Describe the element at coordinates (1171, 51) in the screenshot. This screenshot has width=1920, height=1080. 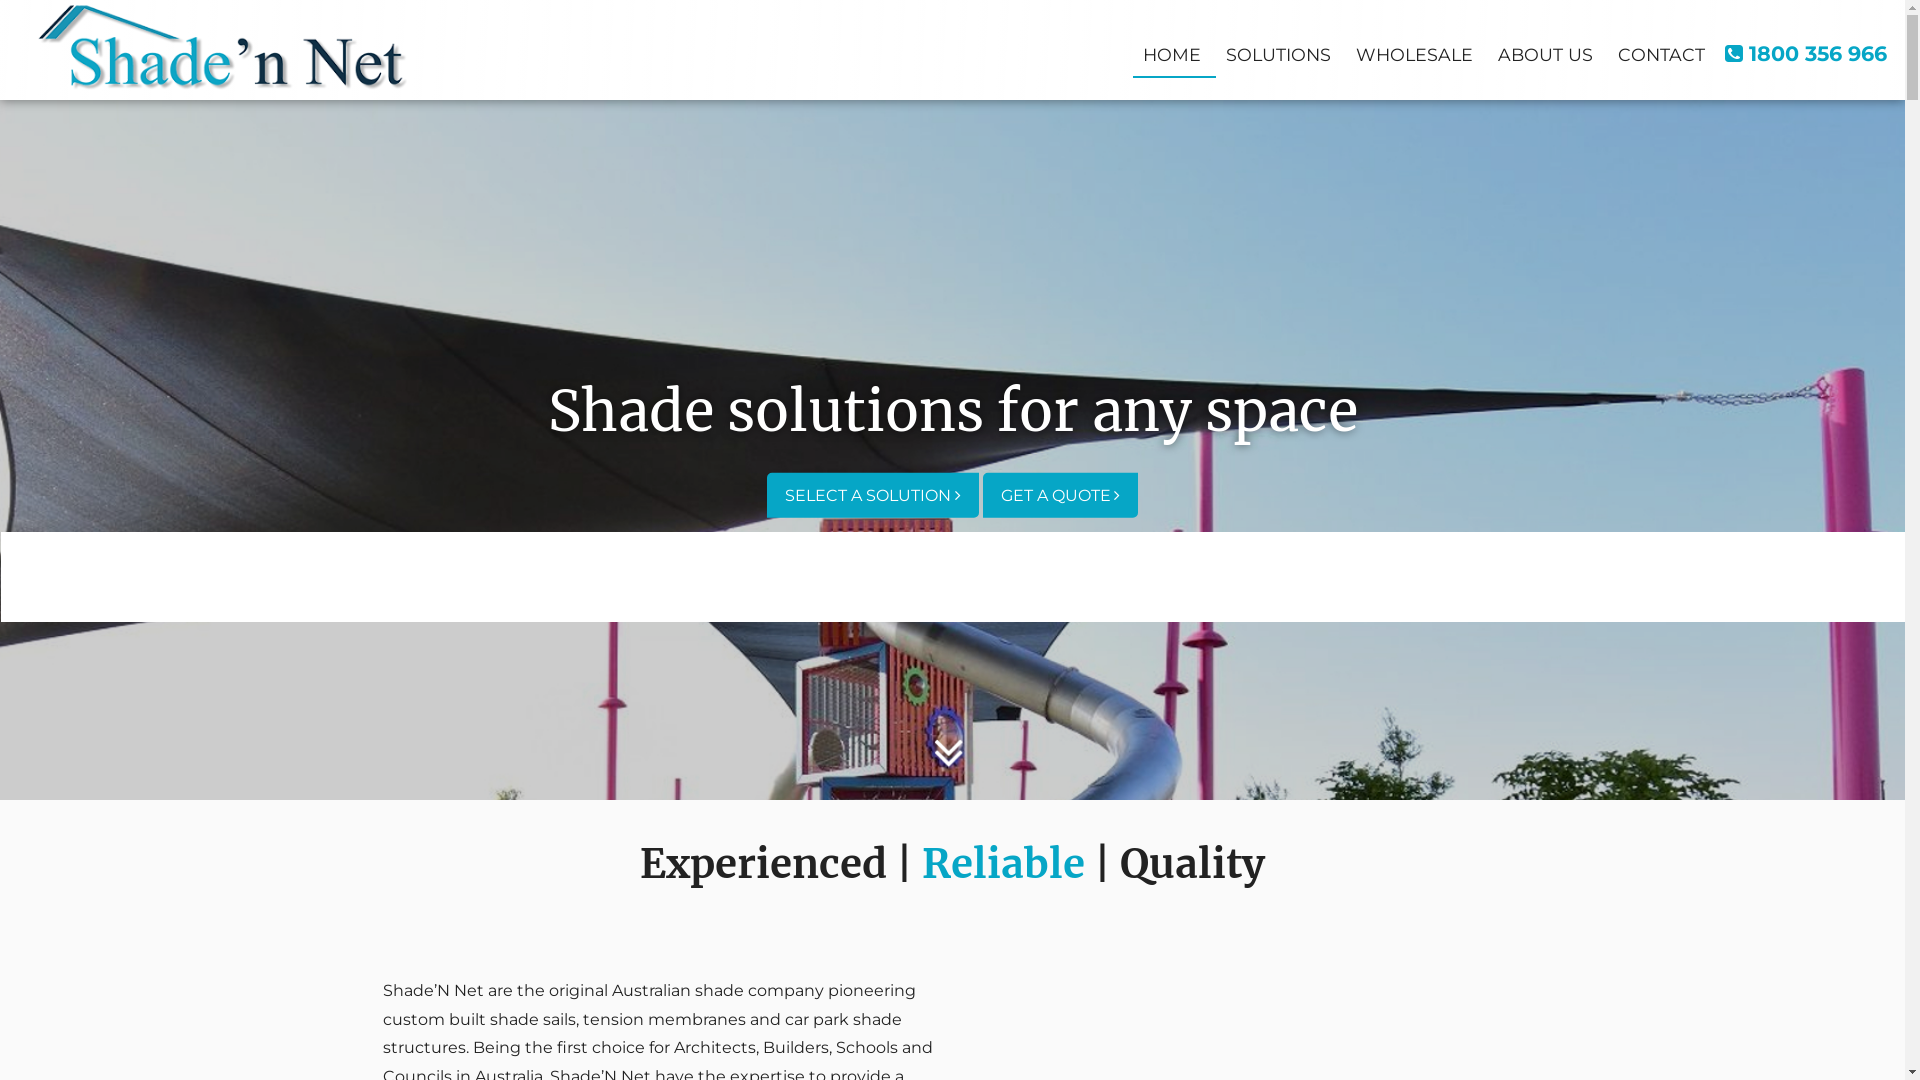
I see `'HOME'` at that location.